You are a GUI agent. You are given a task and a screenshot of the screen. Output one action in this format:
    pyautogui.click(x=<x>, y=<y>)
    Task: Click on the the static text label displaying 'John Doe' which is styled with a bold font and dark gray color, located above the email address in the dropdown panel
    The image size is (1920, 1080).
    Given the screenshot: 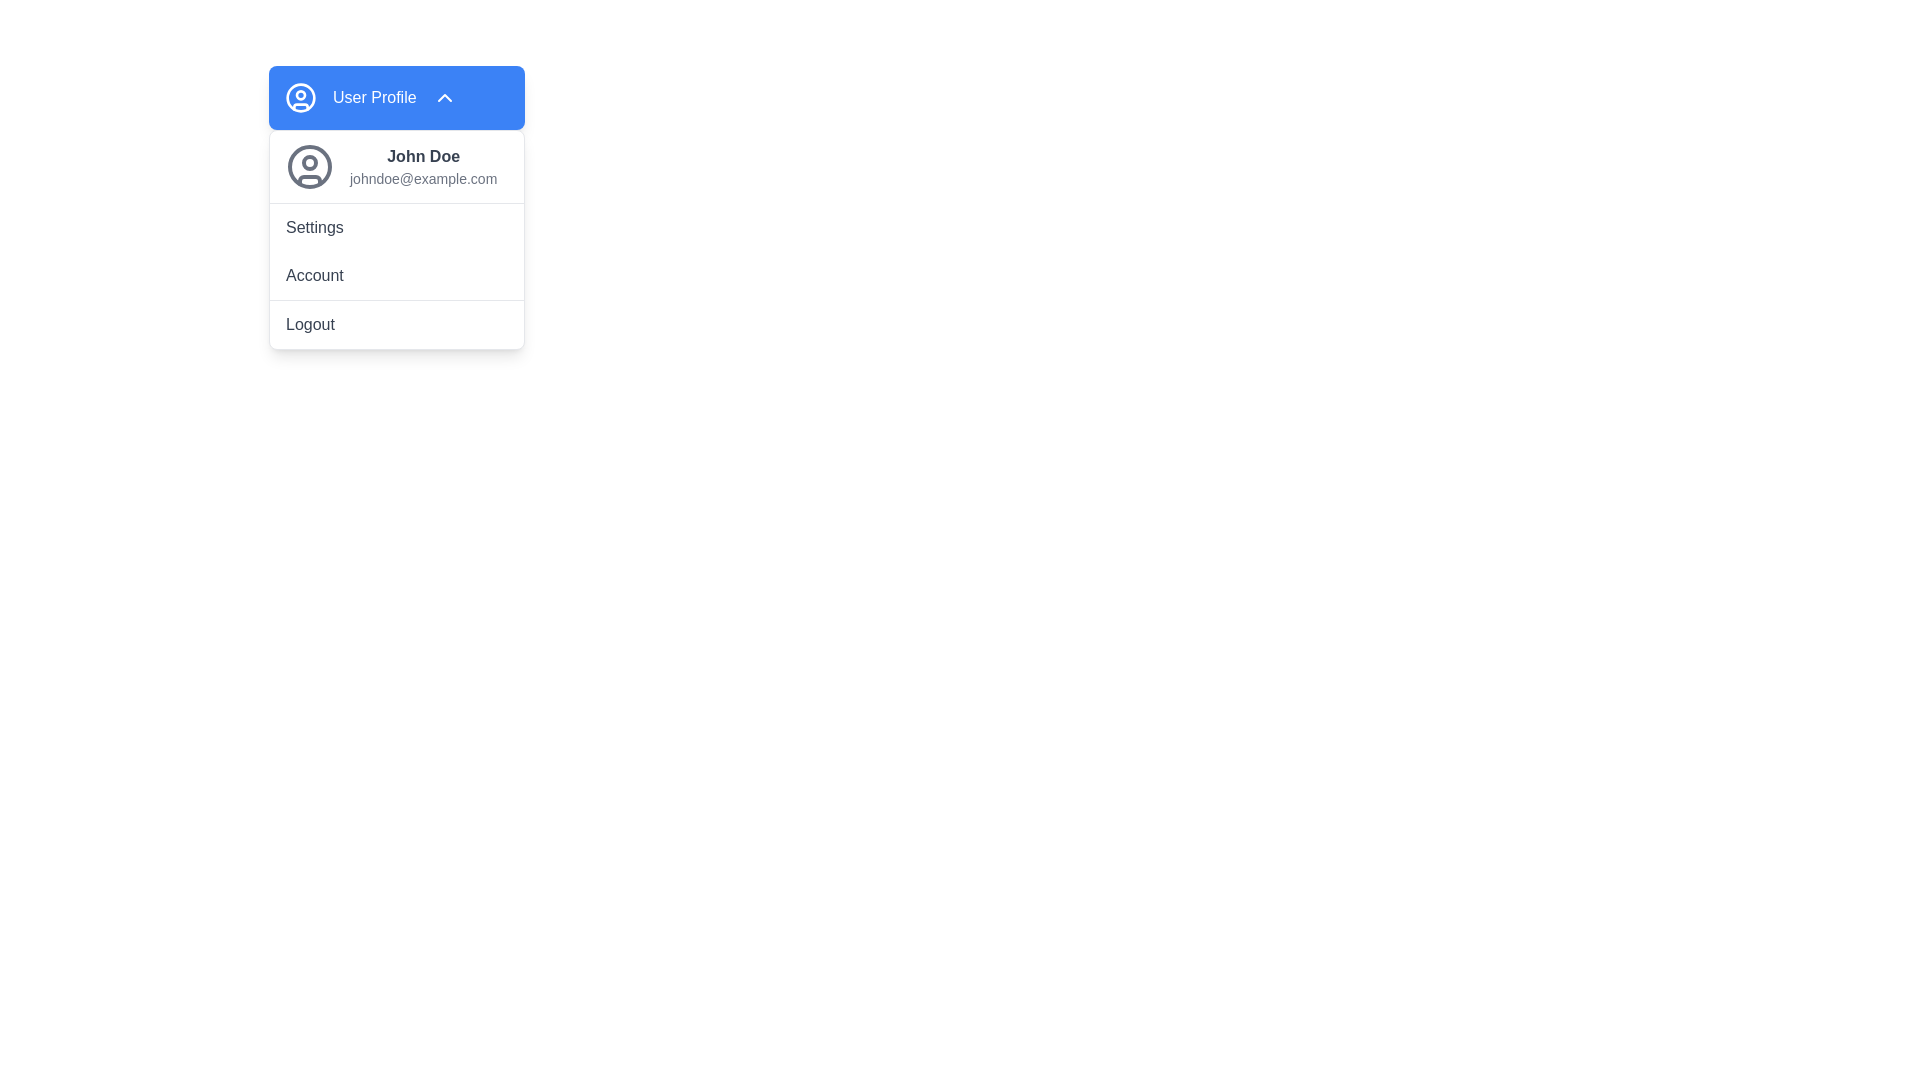 What is the action you would take?
    pyautogui.click(x=422, y=156)
    